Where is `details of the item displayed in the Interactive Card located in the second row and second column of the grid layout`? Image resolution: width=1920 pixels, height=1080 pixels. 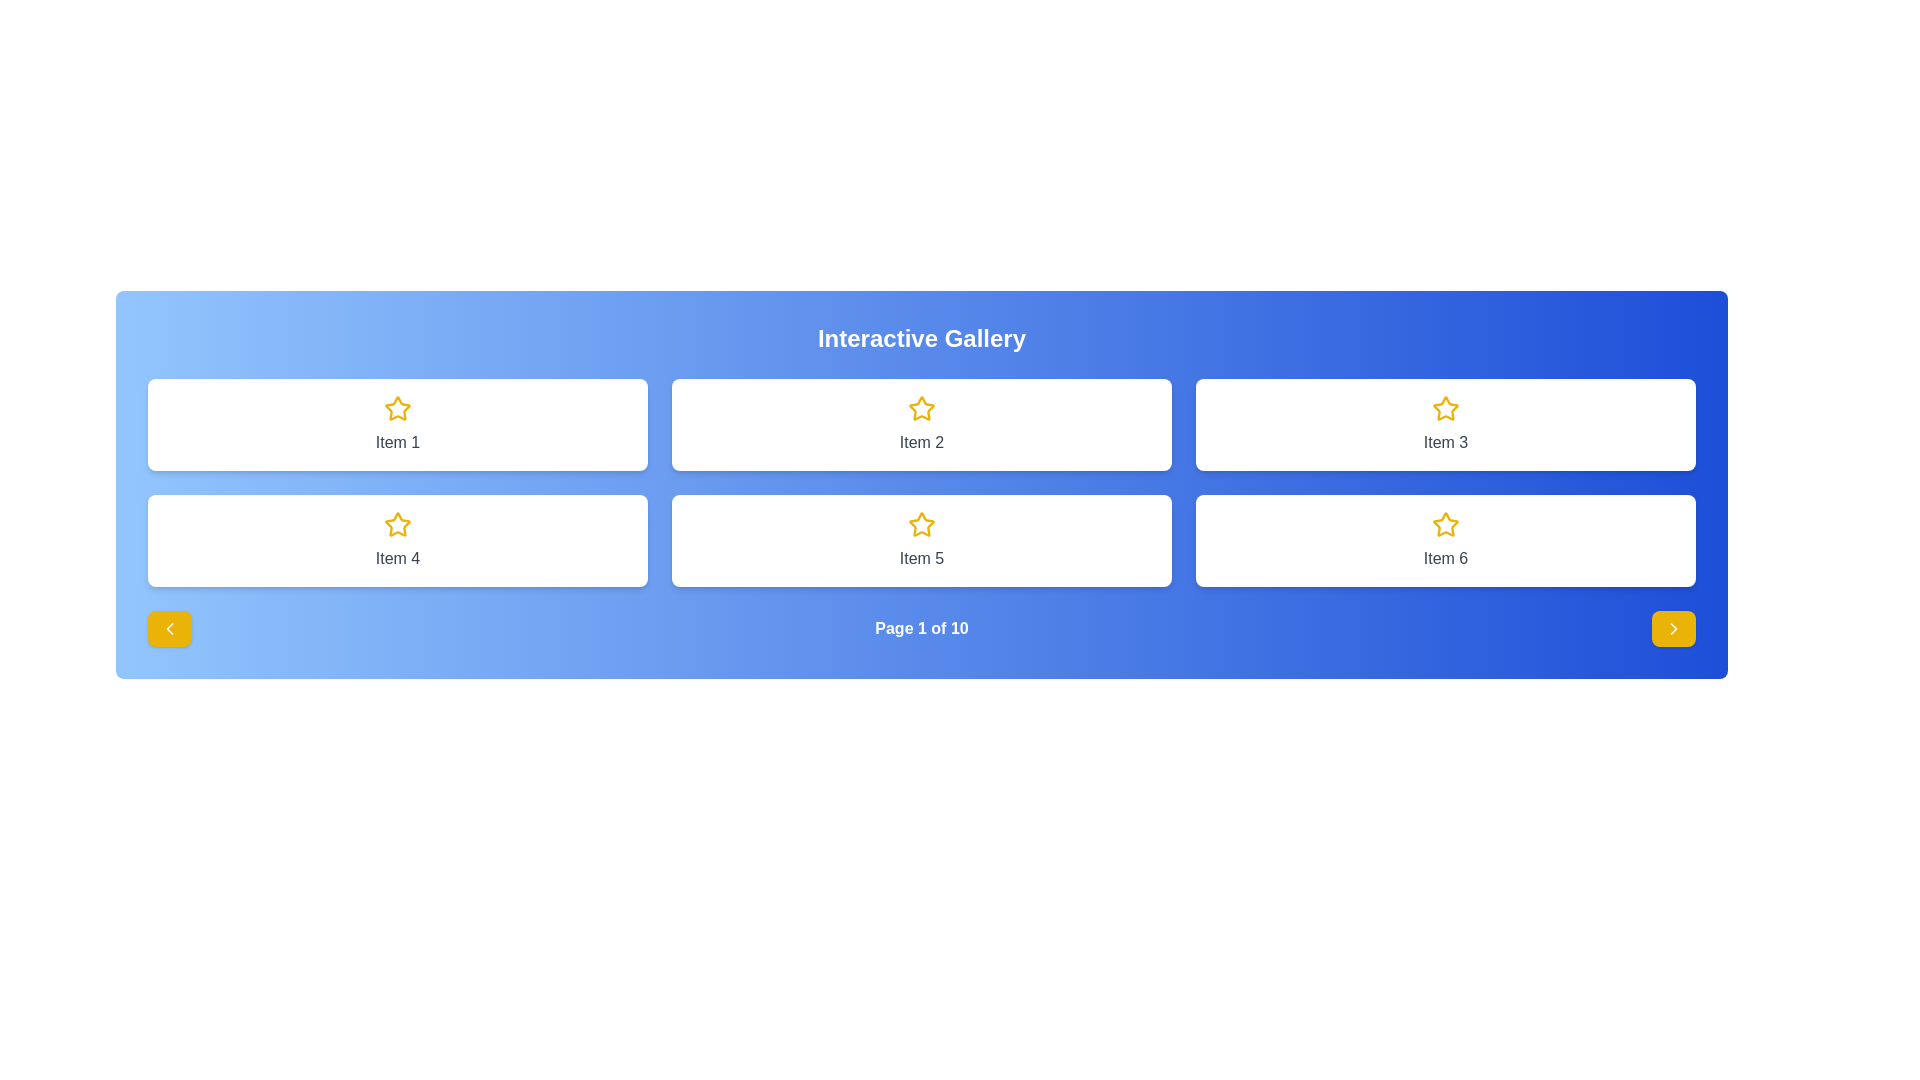
details of the item displayed in the Interactive Card located in the second row and second column of the grid layout is located at coordinates (920, 540).